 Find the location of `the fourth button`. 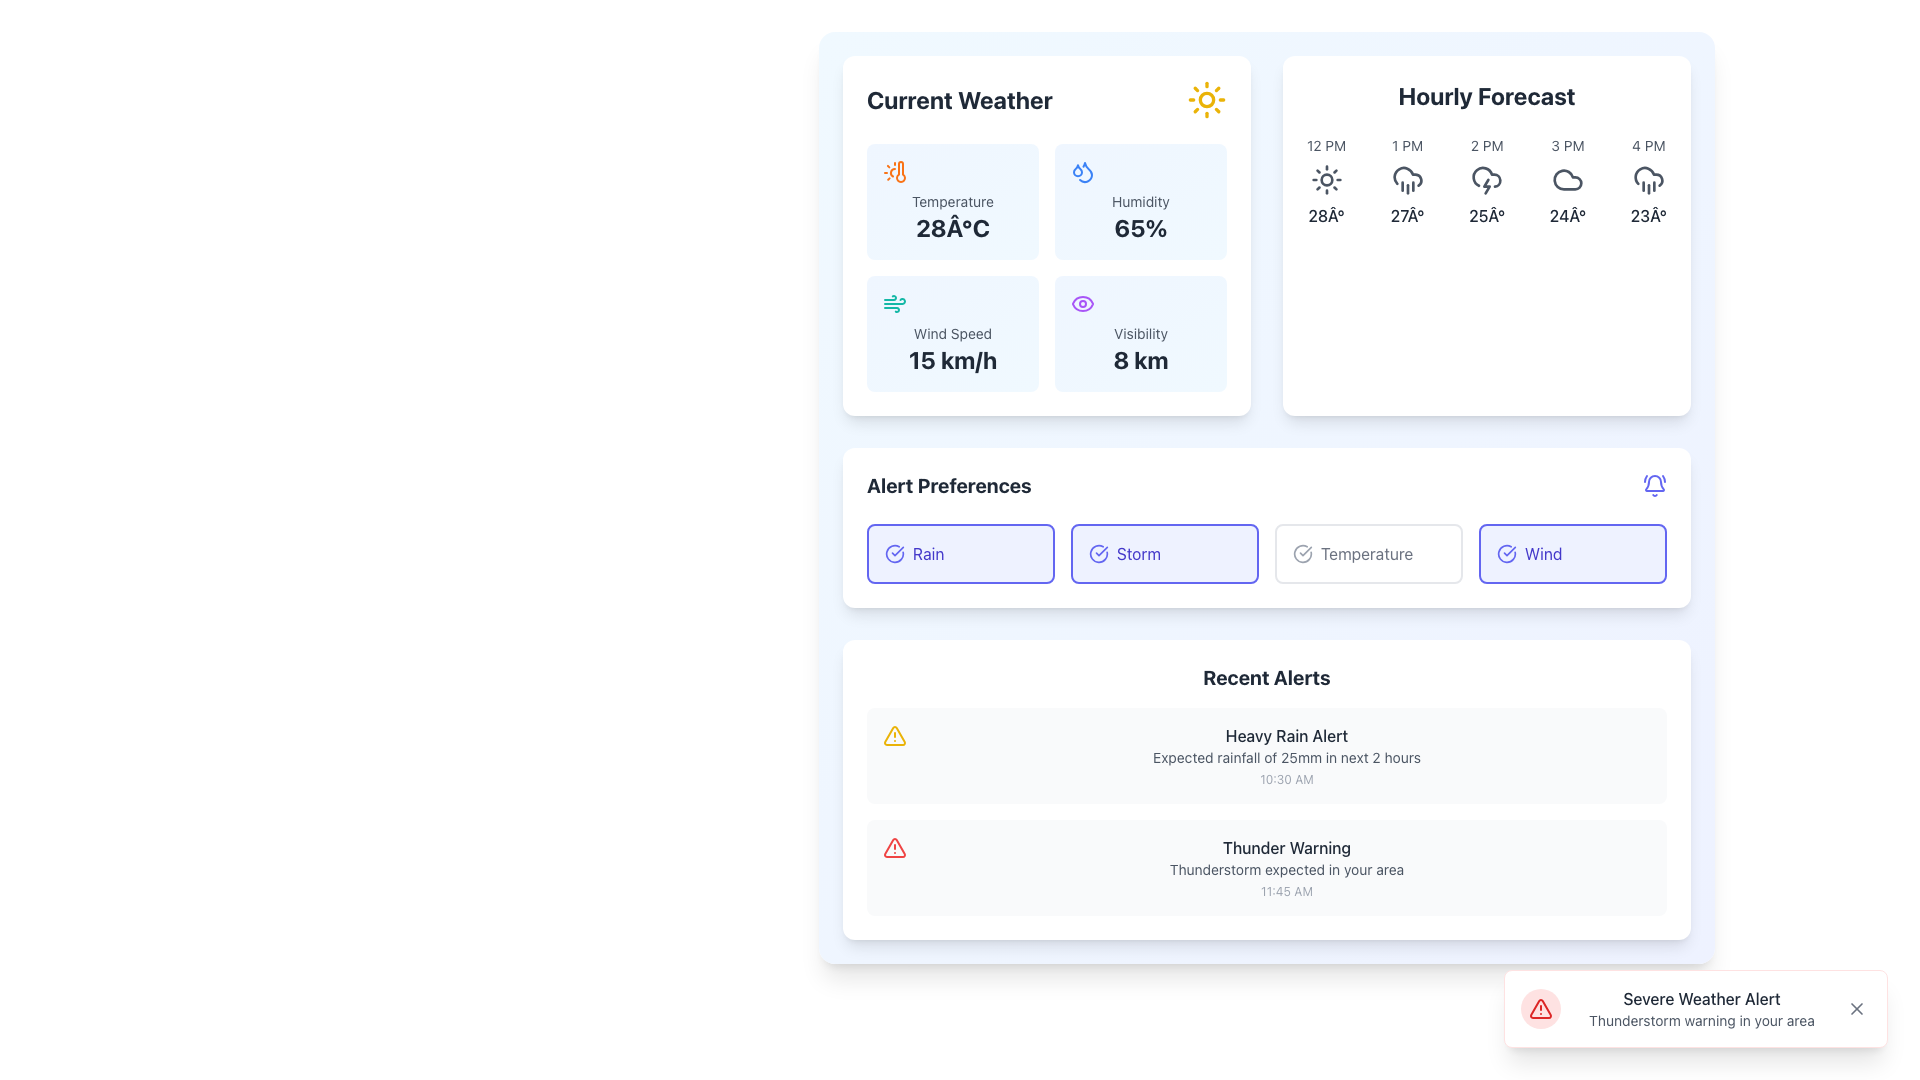

the fourth button is located at coordinates (1572, 554).